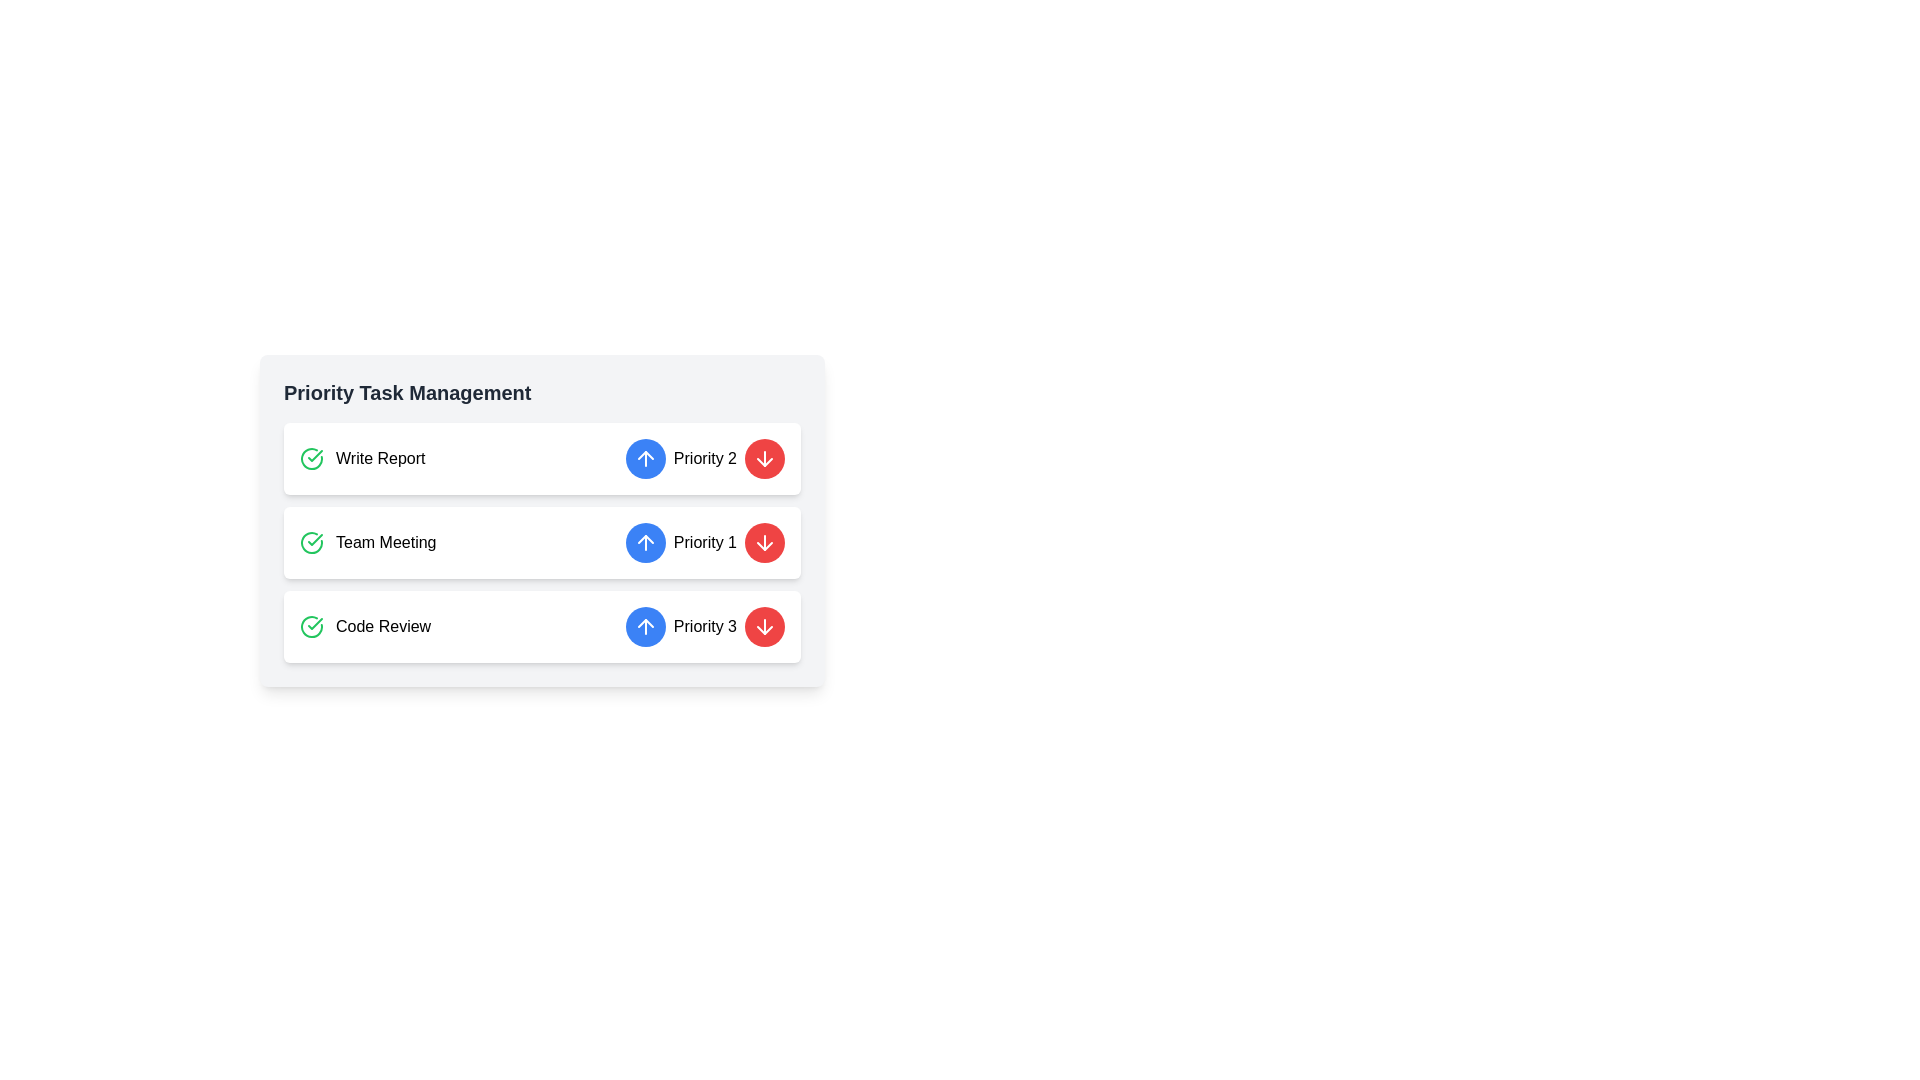 This screenshot has width=1920, height=1080. Describe the element at coordinates (763, 543) in the screenshot. I see `the button with an arrow graphic used for decreasing priority level, located to the right of 'Priority 1' in the 'Team Meeting' row of the 'Priority Task Management' component` at that location.